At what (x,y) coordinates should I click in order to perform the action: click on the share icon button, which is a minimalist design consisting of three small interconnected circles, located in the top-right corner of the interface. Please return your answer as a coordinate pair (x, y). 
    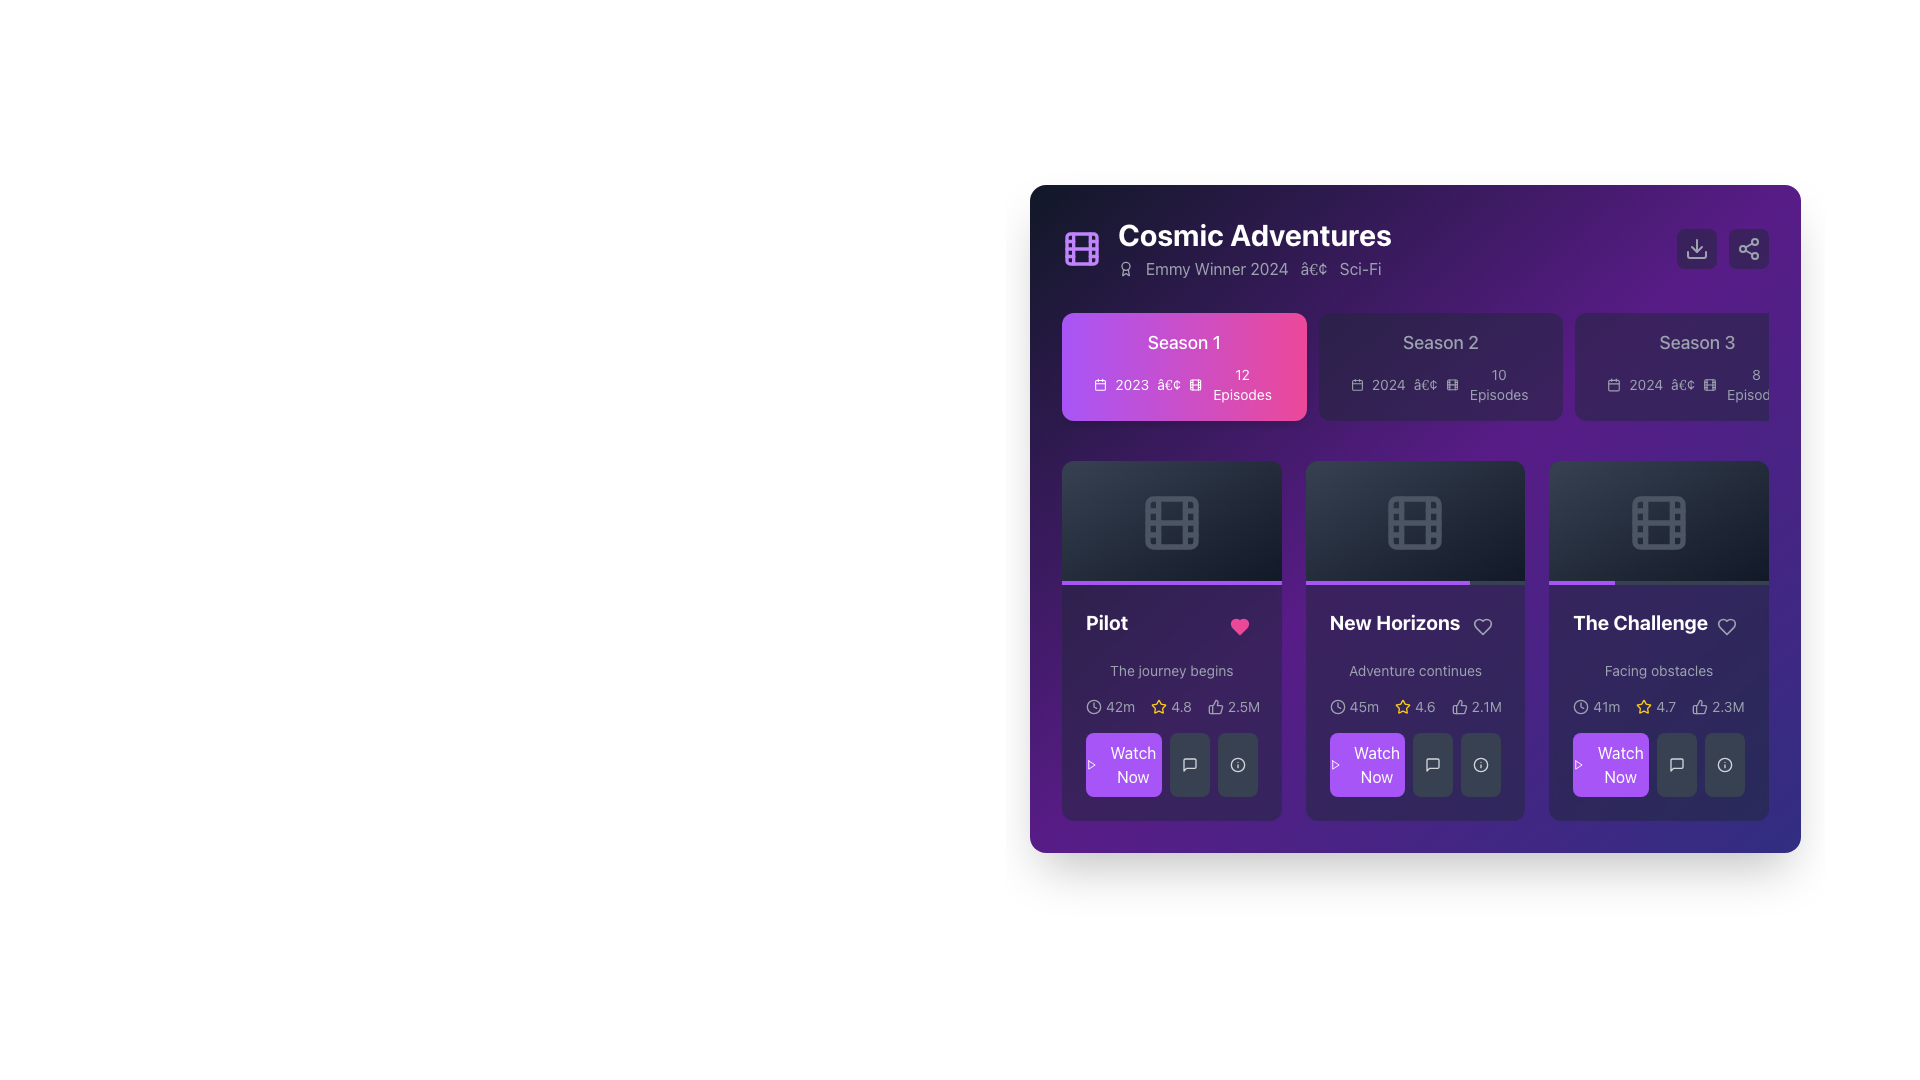
    Looking at the image, I should click on (1747, 248).